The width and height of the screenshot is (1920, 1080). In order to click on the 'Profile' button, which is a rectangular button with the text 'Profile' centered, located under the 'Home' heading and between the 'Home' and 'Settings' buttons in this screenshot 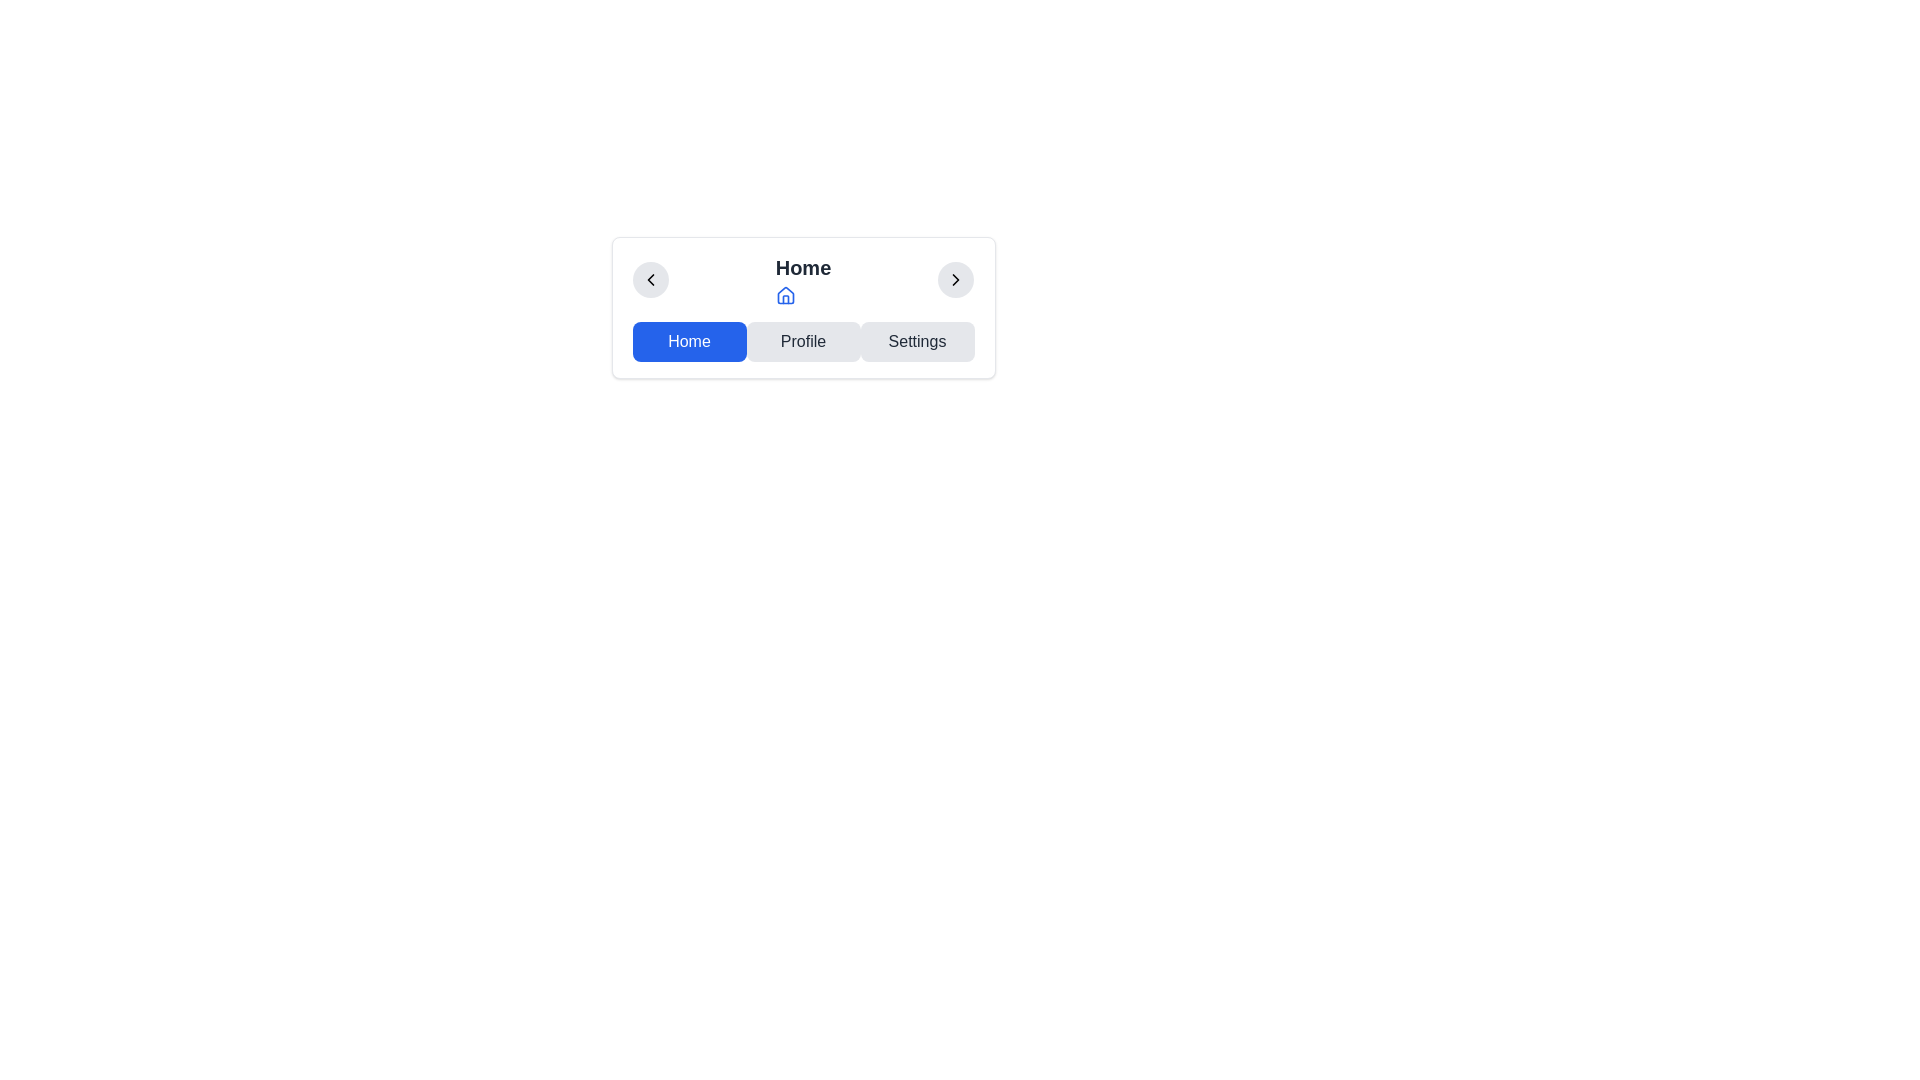, I will do `click(803, 341)`.